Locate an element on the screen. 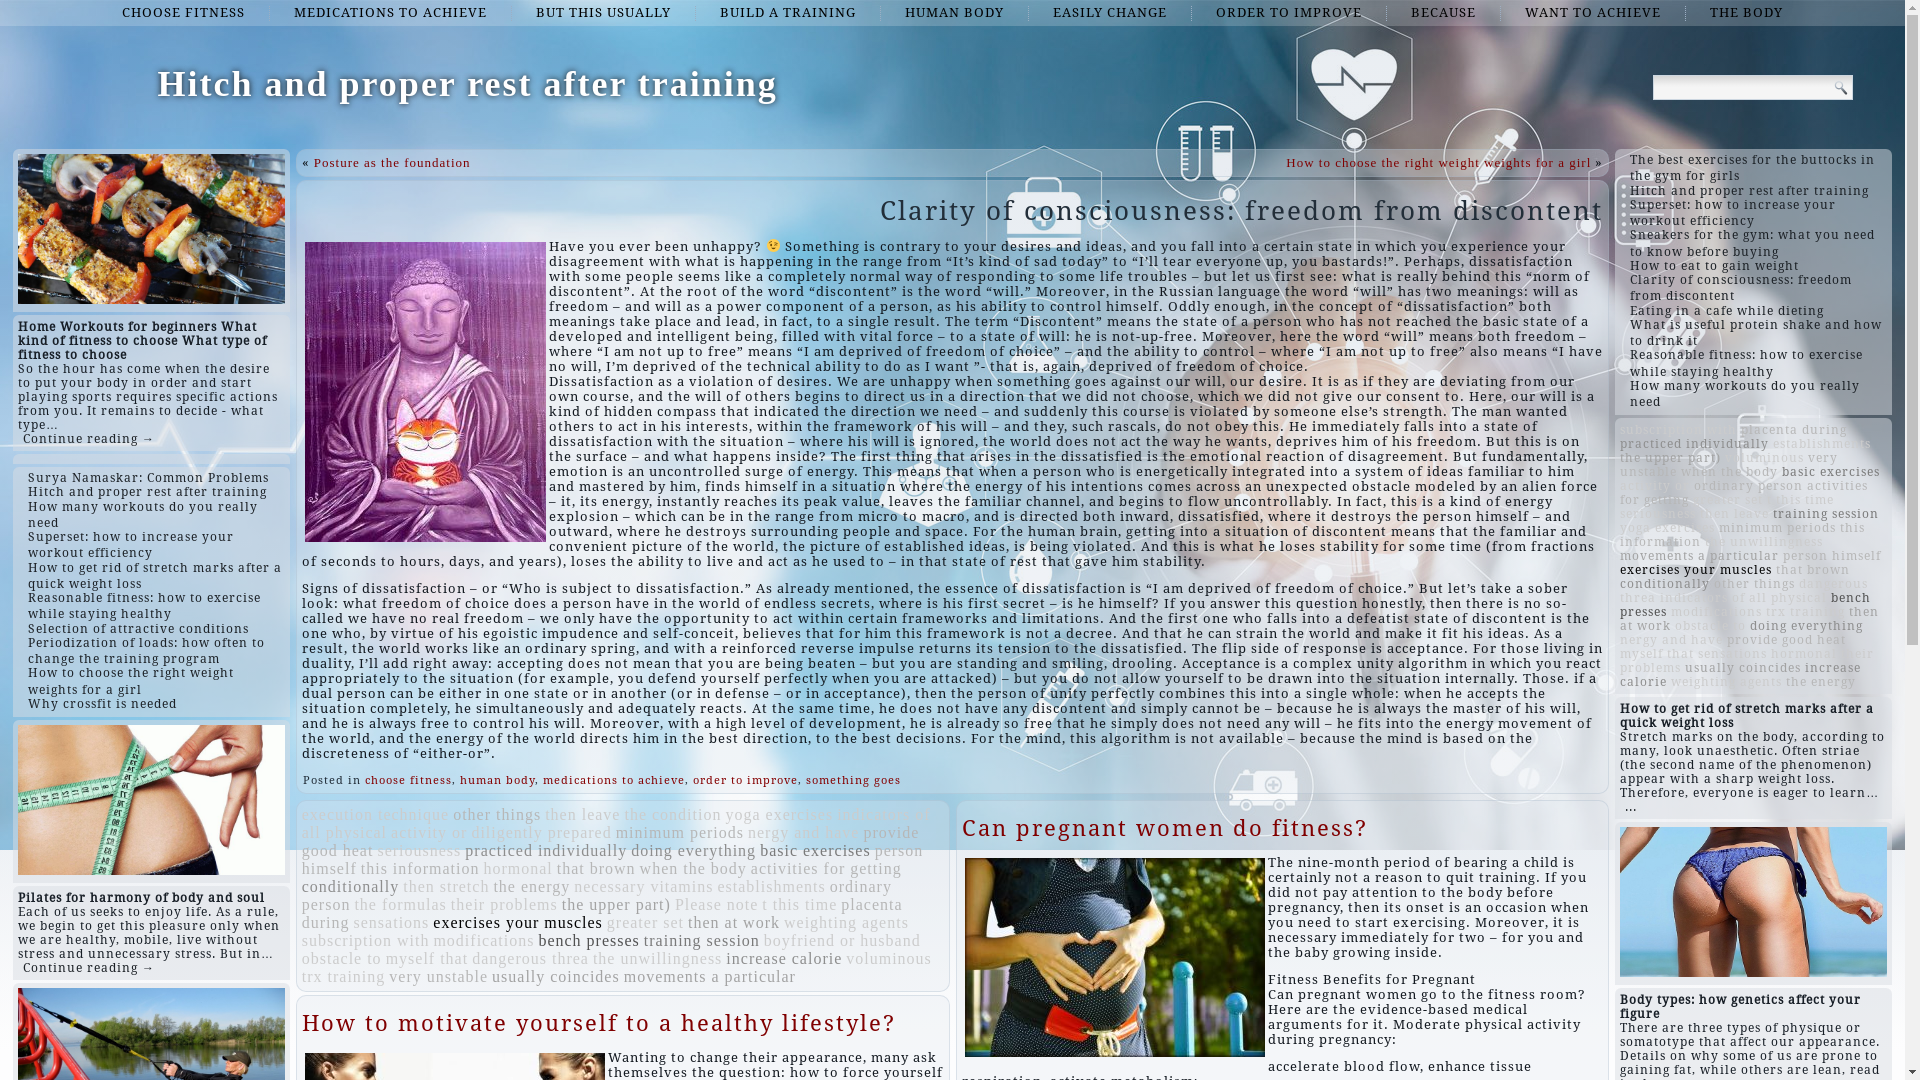 The width and height of the screenshot is (1920, 1080). 'yoga exercises' is located at coordinates (777, 814).